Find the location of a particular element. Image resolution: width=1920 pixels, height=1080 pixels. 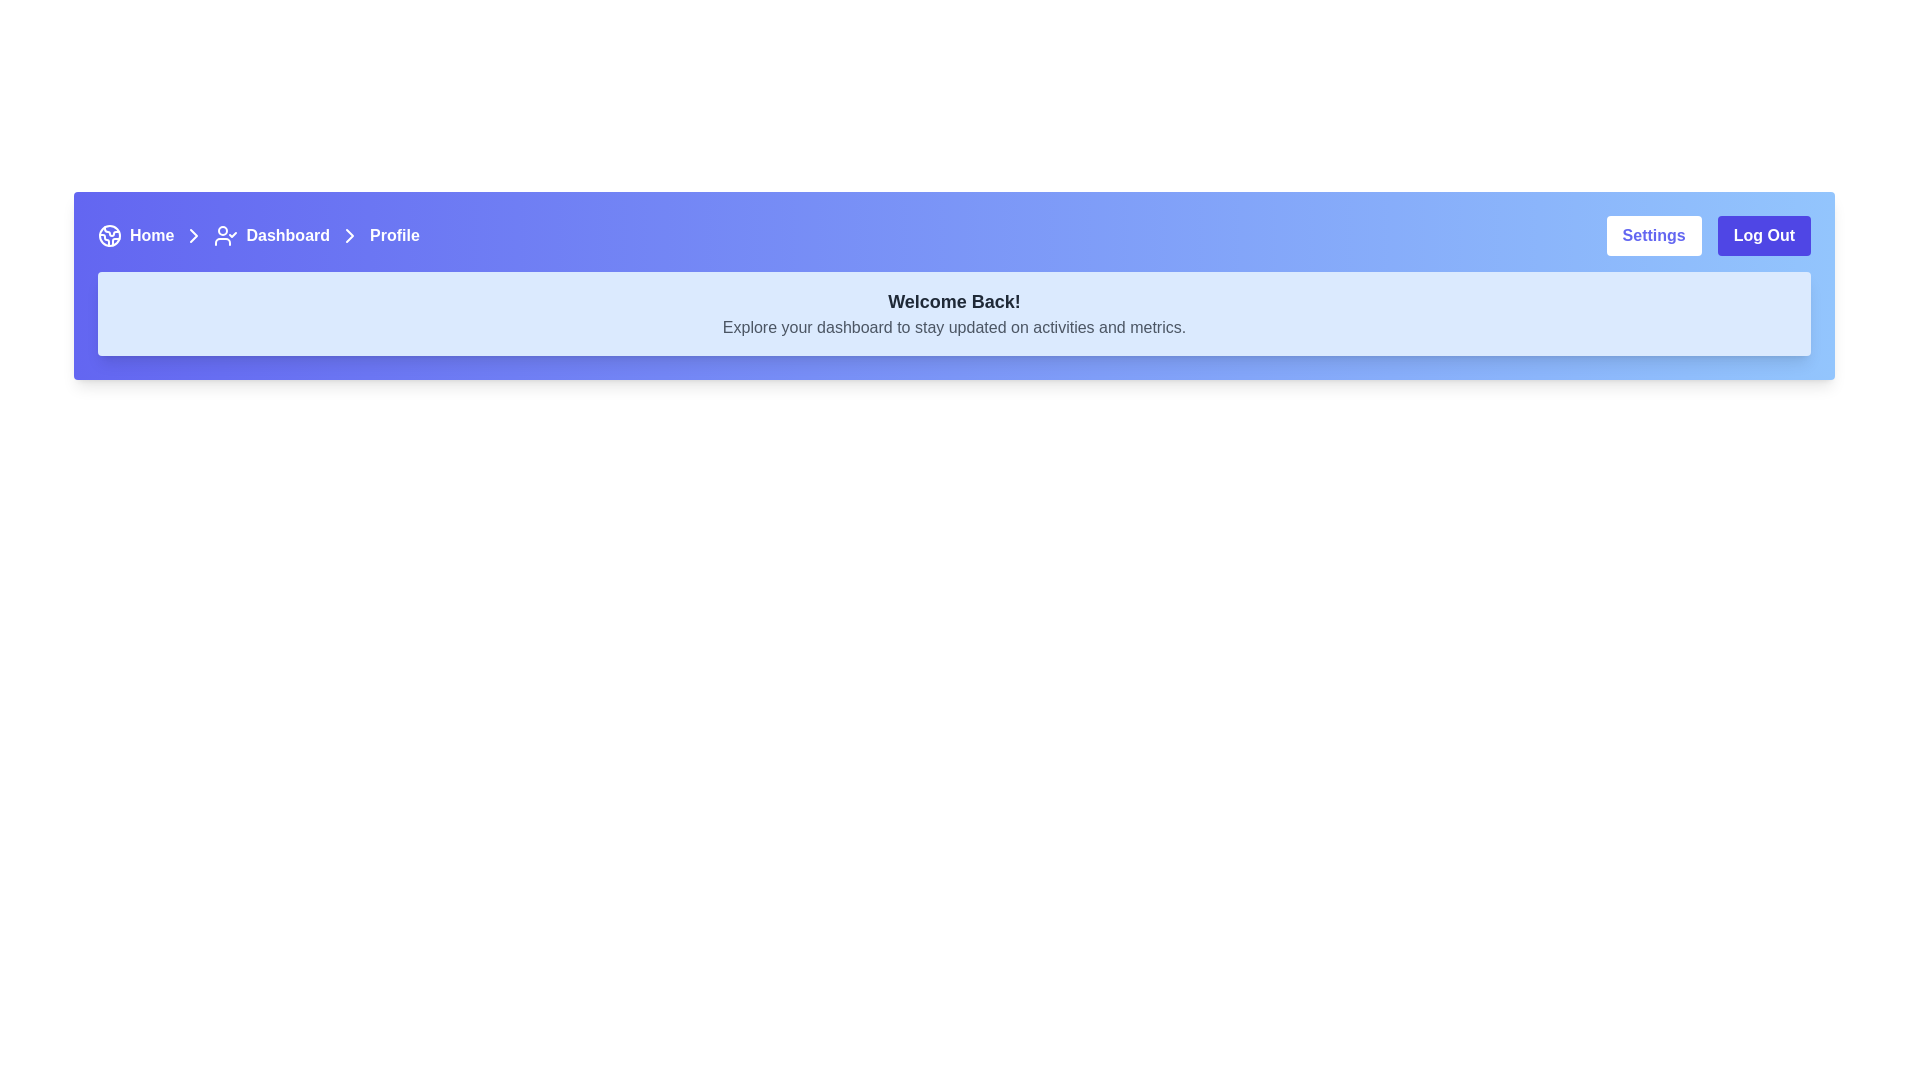

the 'Settings' button, which is a rectangular button with rounded corners, white background, and blue text is located at coordinates (1654, 234).